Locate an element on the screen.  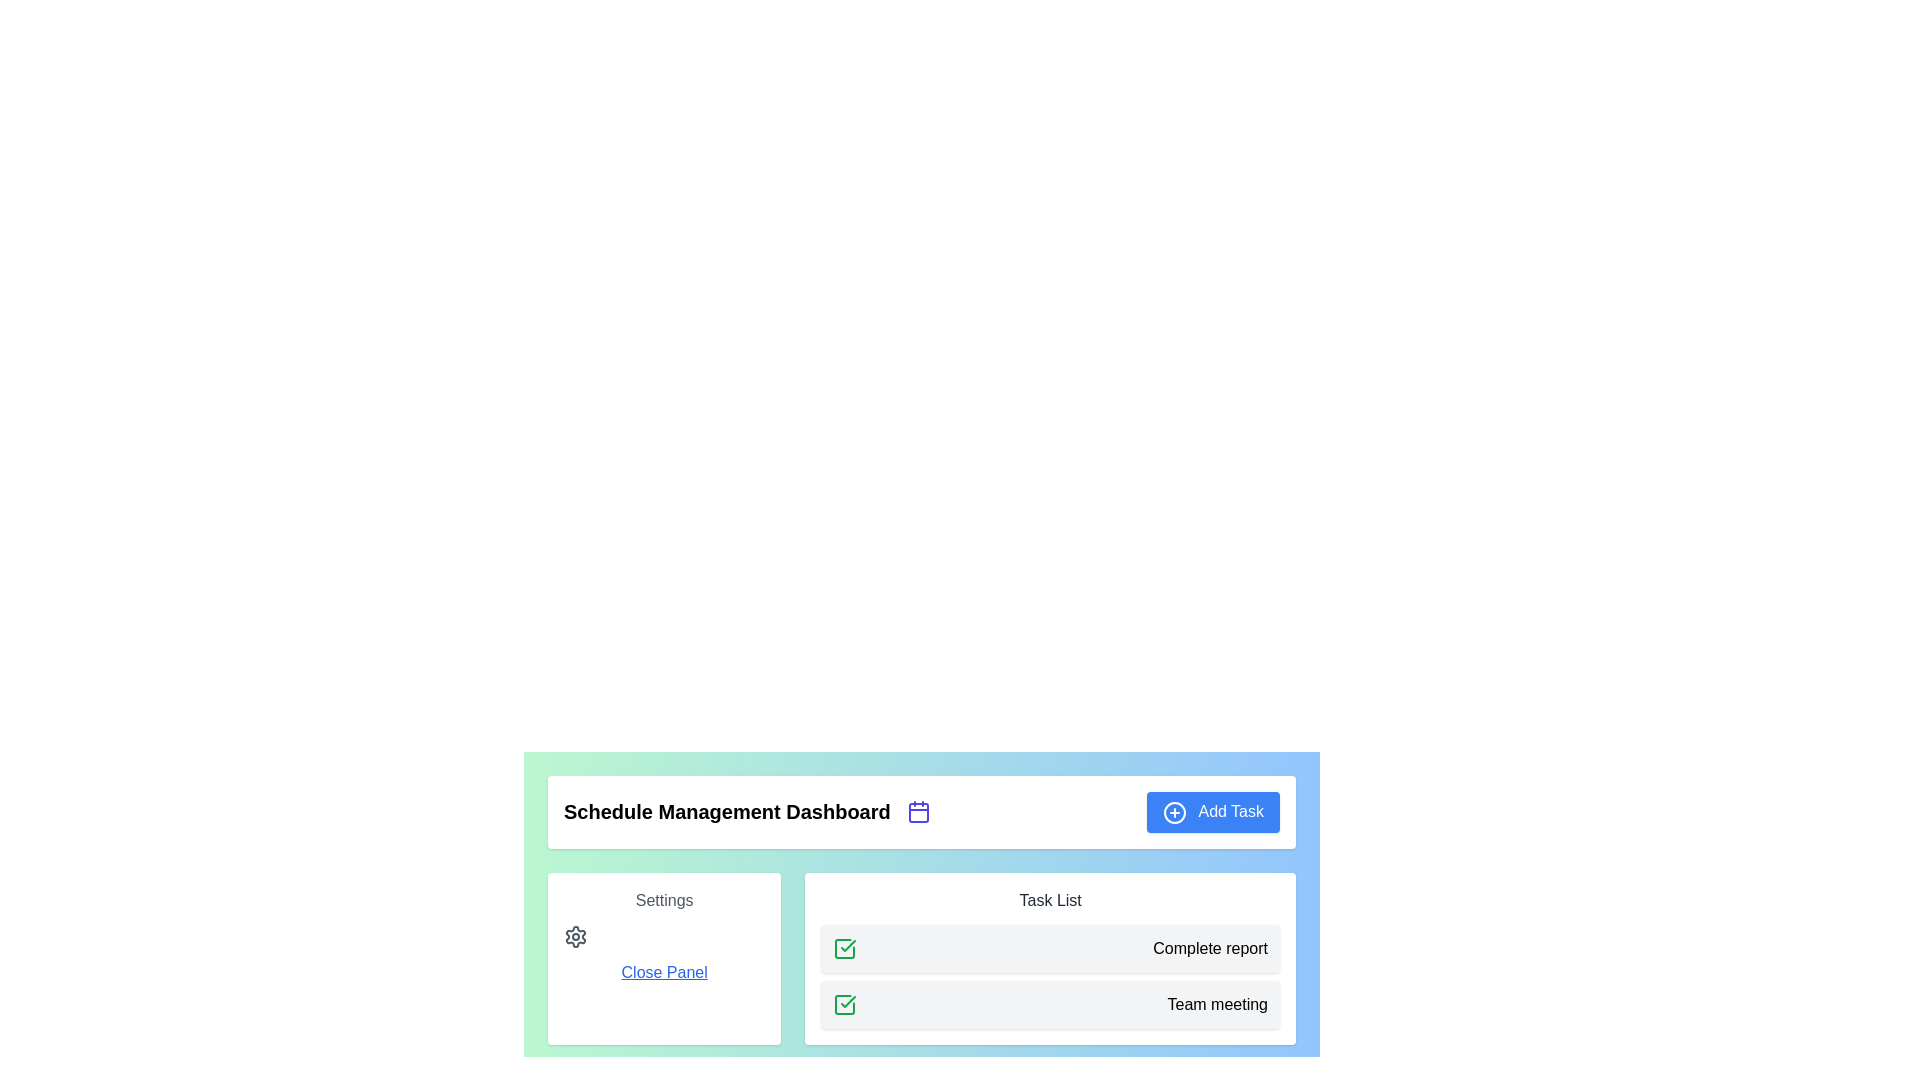
the first checkbox in the 'Task List' section is located at coordinates (845, 947).